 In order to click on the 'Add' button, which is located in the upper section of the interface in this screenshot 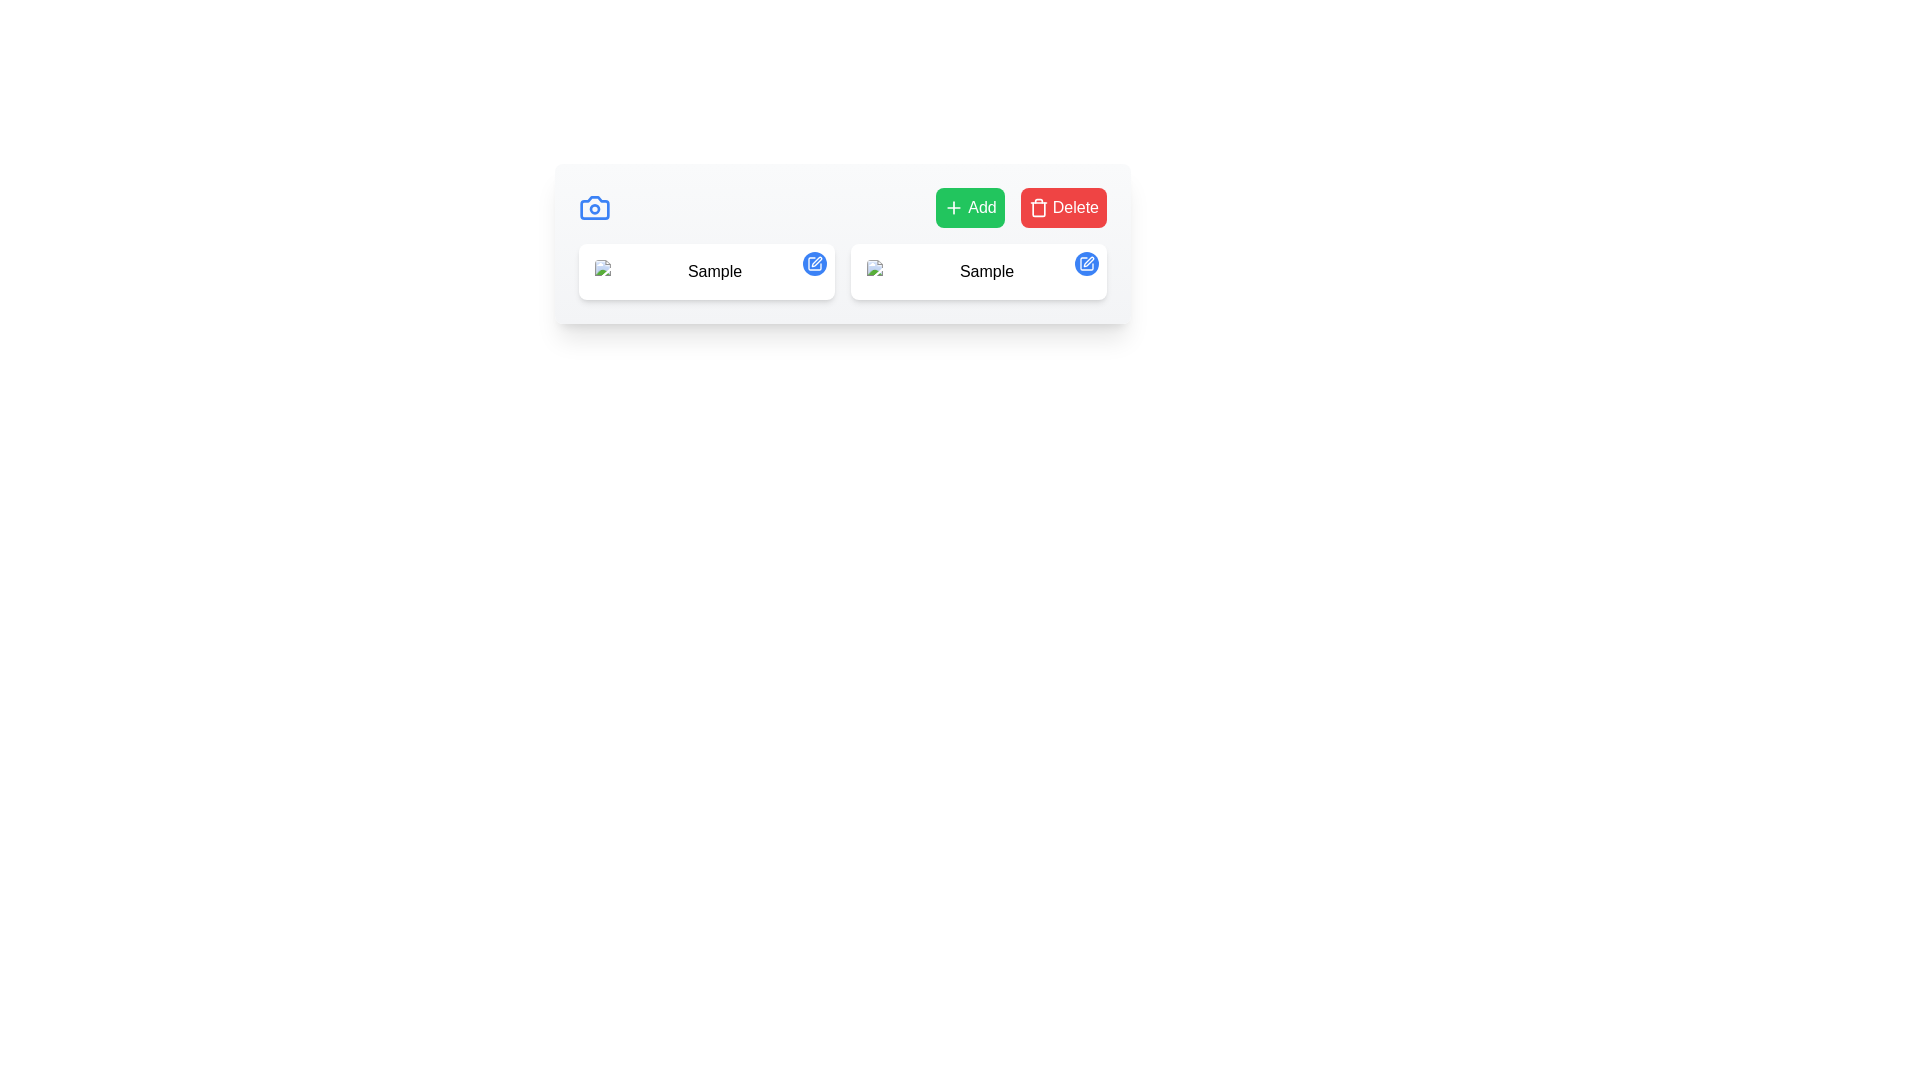, I will do `click(970, 208)`.